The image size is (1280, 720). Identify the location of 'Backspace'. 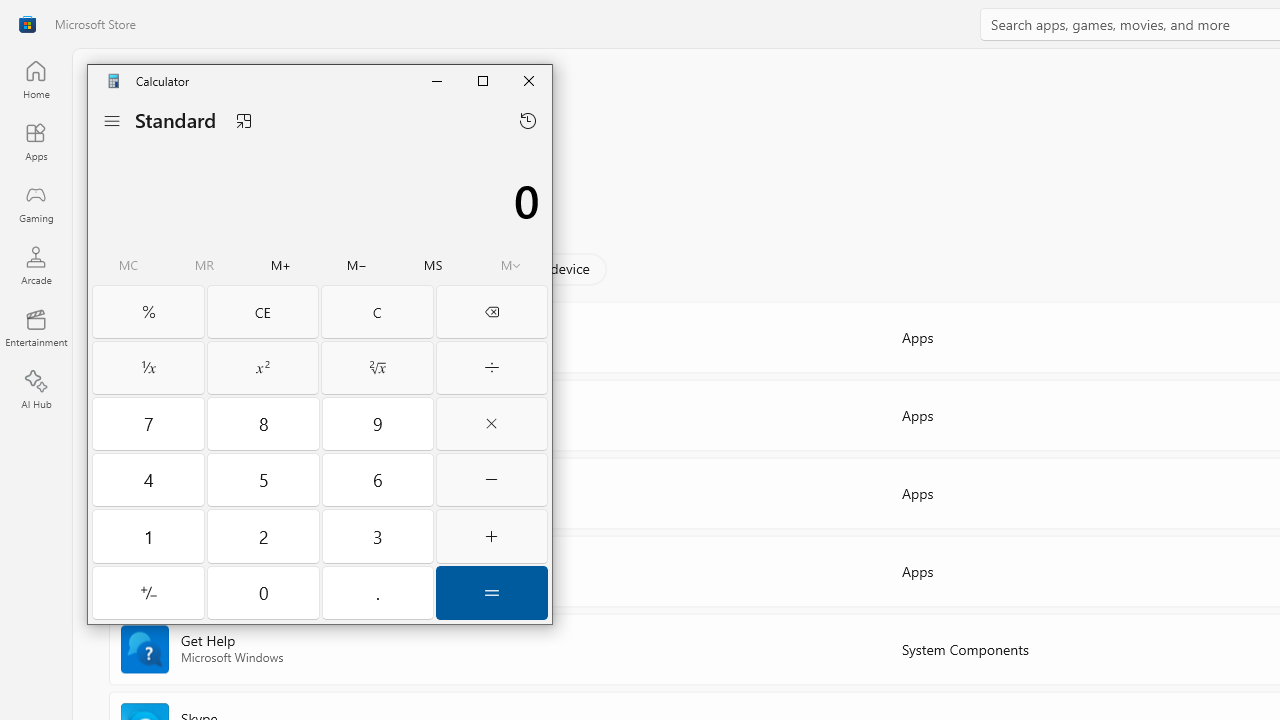
(492, 312).